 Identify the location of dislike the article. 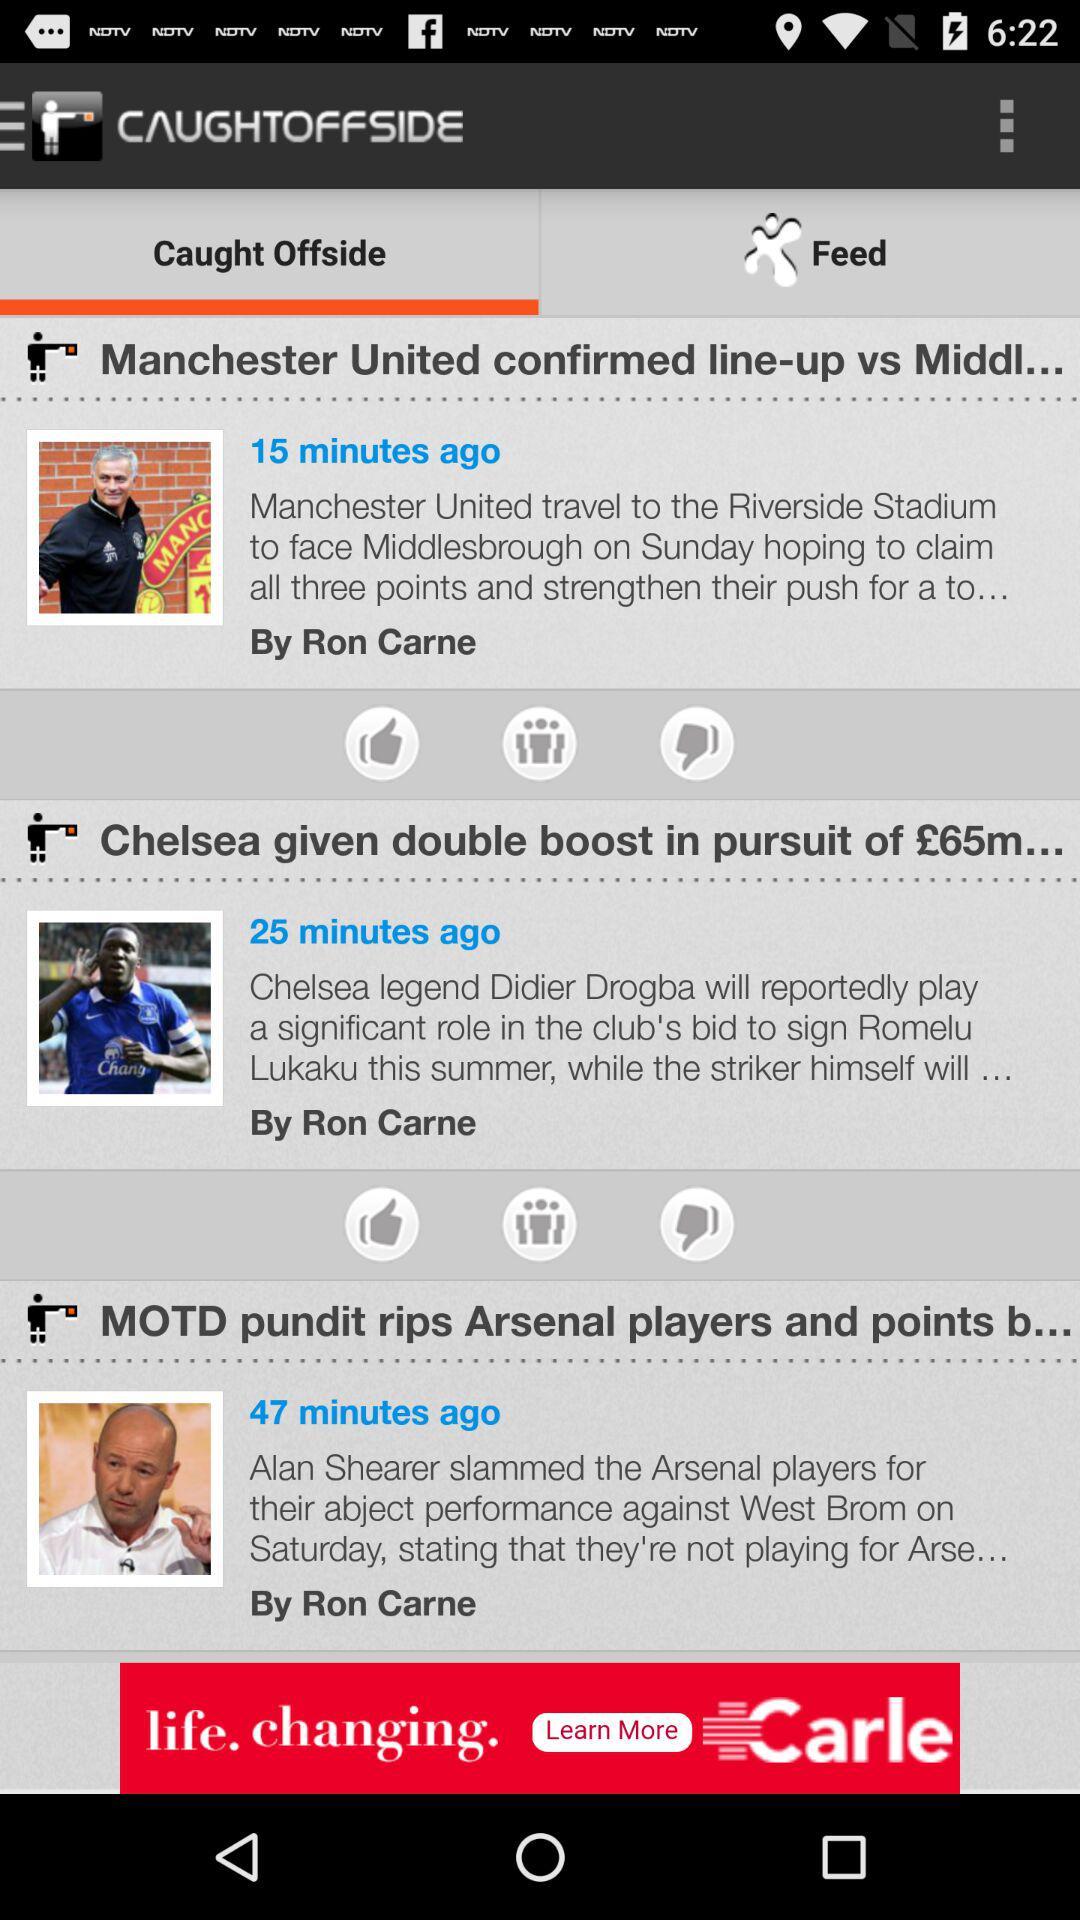
(696, 1223).